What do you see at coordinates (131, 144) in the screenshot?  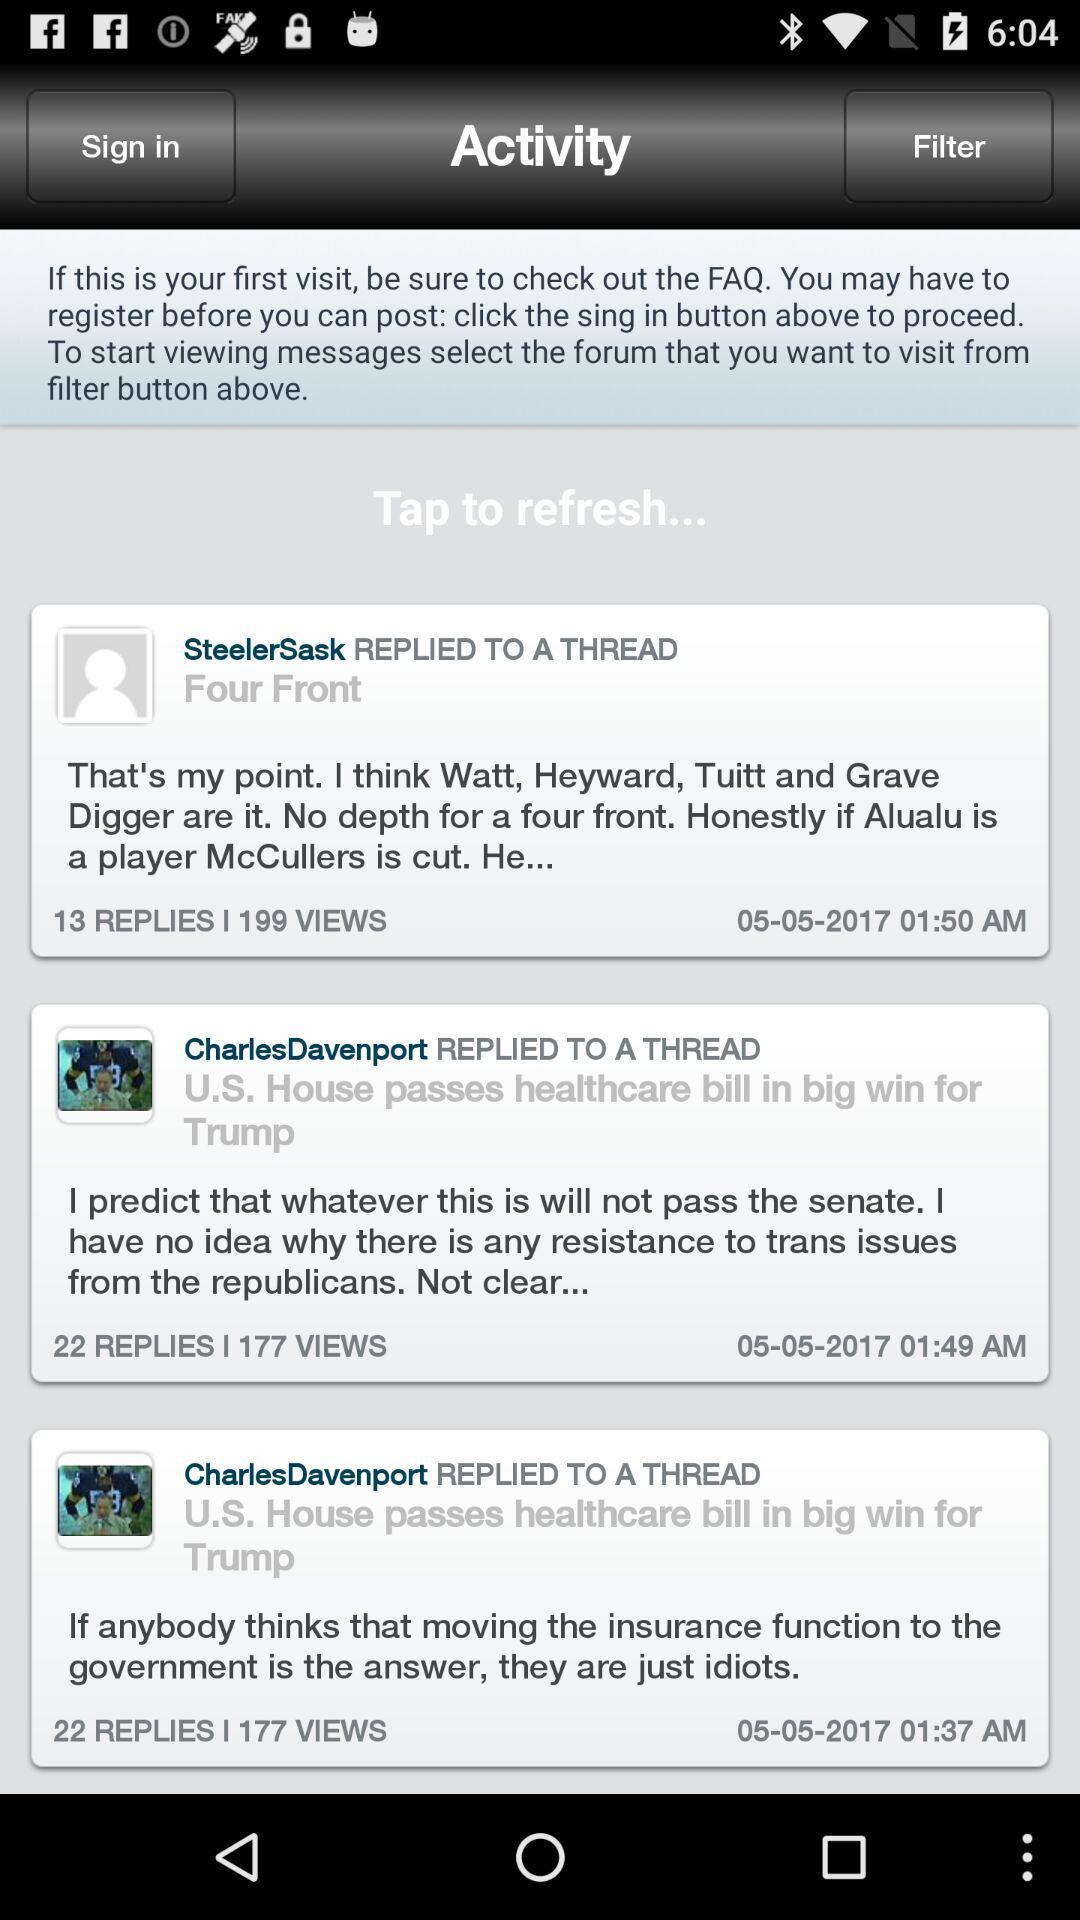 I see `sign in` at bounding box center [131, 144].